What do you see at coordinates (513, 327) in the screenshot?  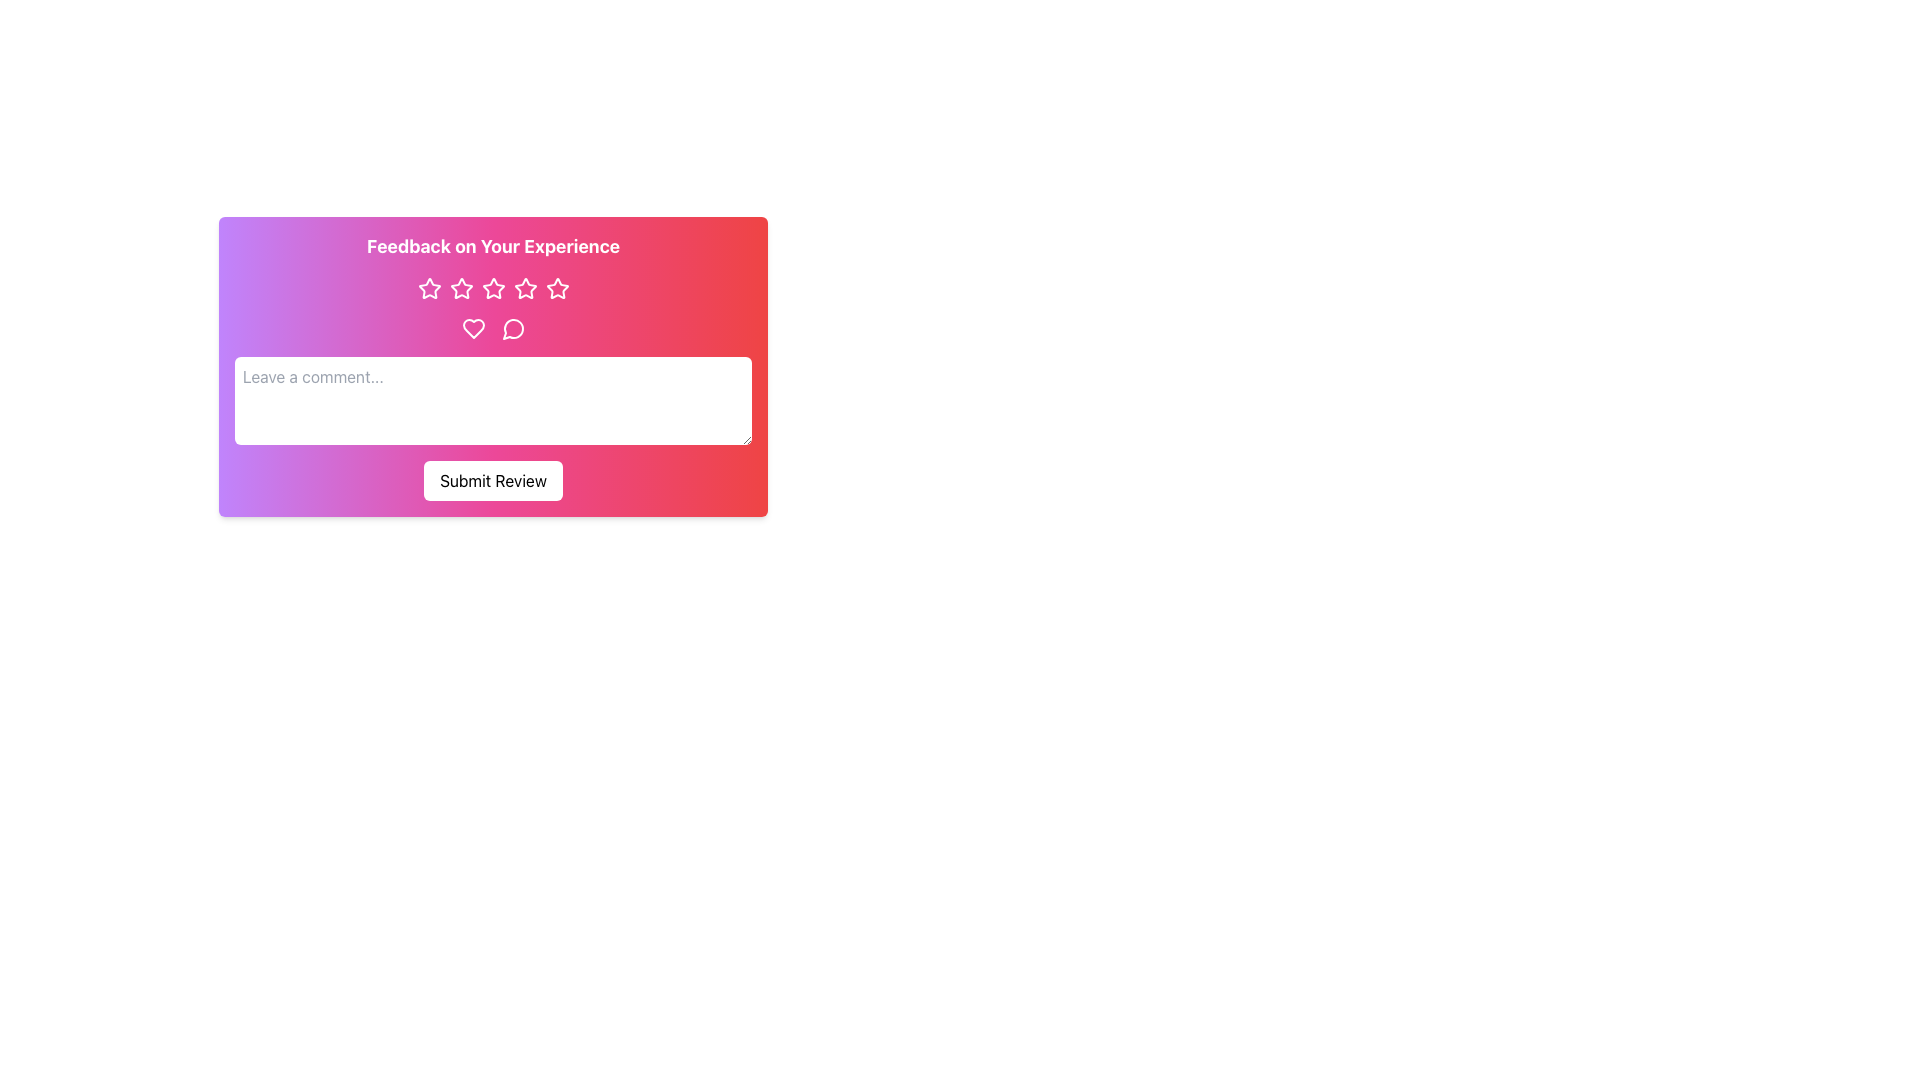 I see `the speech bubble icon button outlined in blue and with a white interior, which is the second icon from the right in the feedback options group, immediately following the heart icon` at bounding box center [513, 327].